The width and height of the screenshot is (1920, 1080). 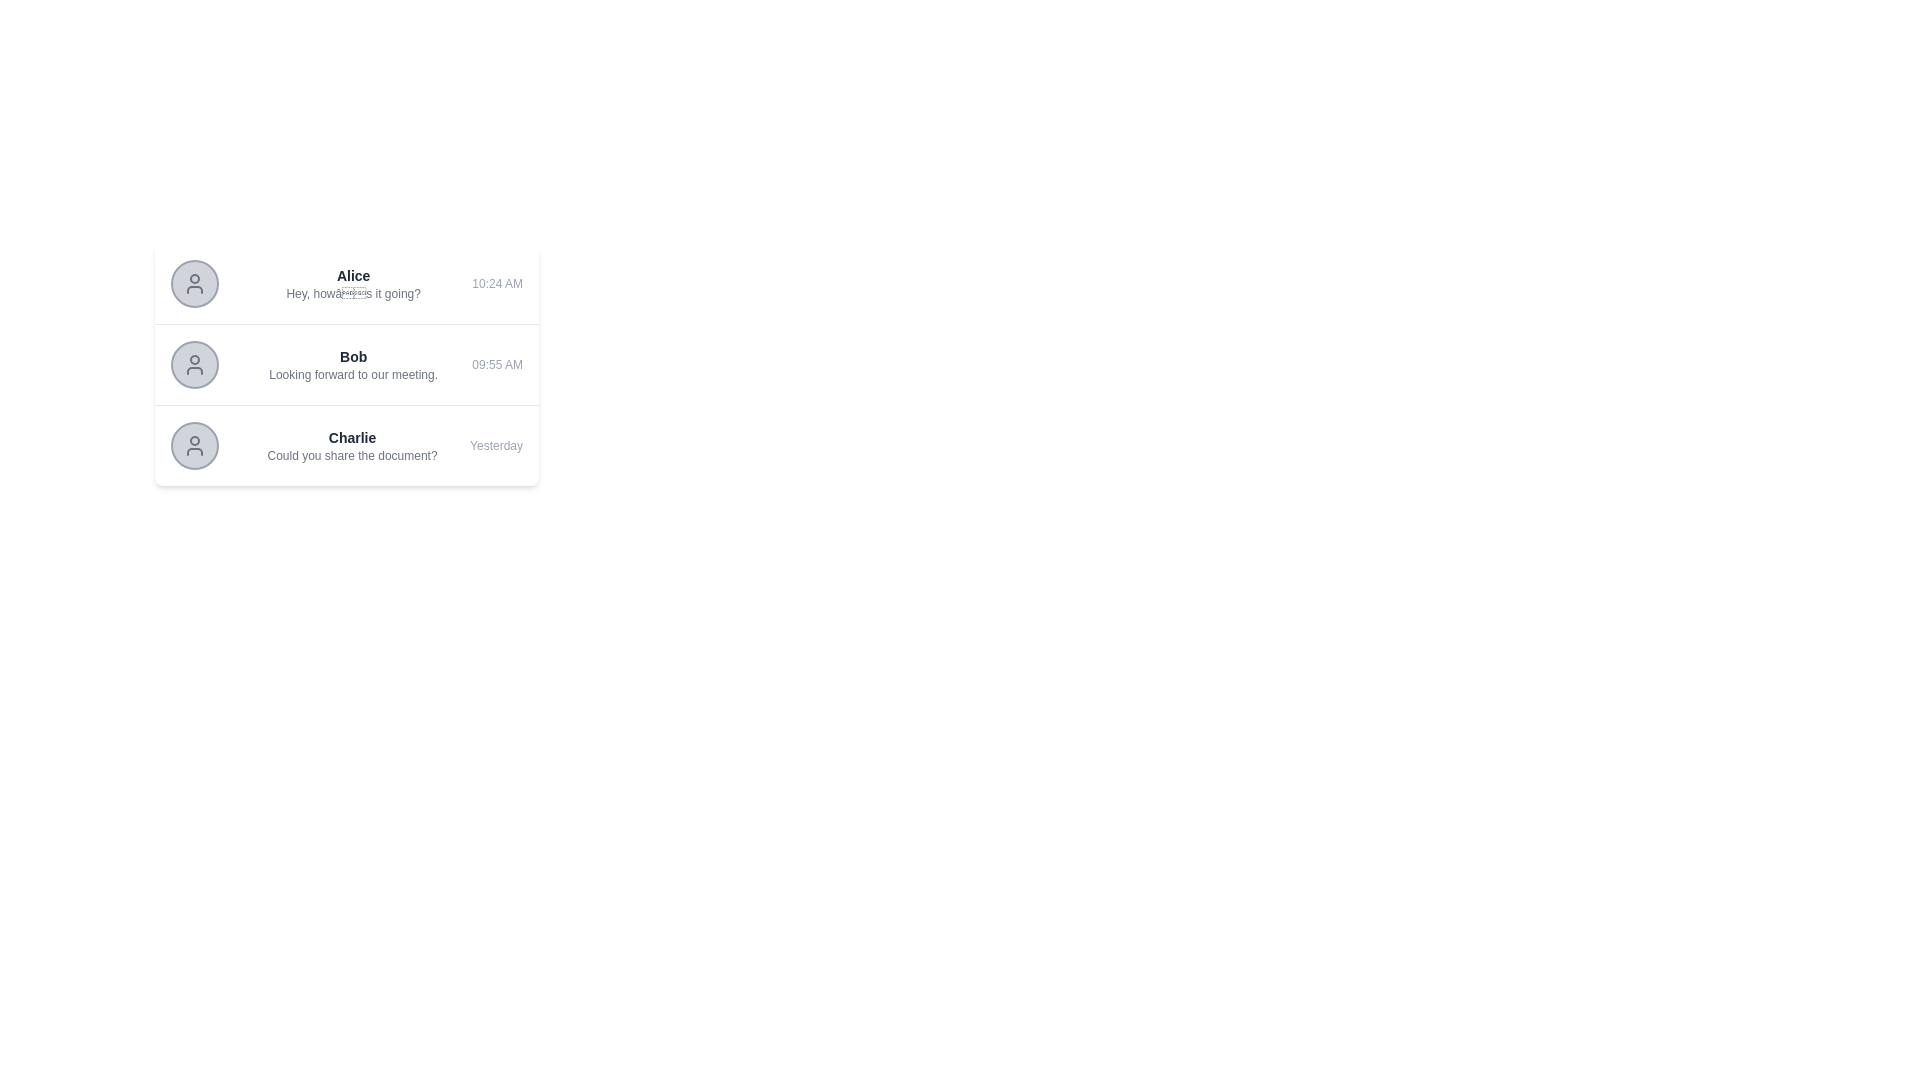 What do you see at coordinates (346, 365) in the screenshot?
I see `the second chat message entry in the list` at bounding box center [346, 365].